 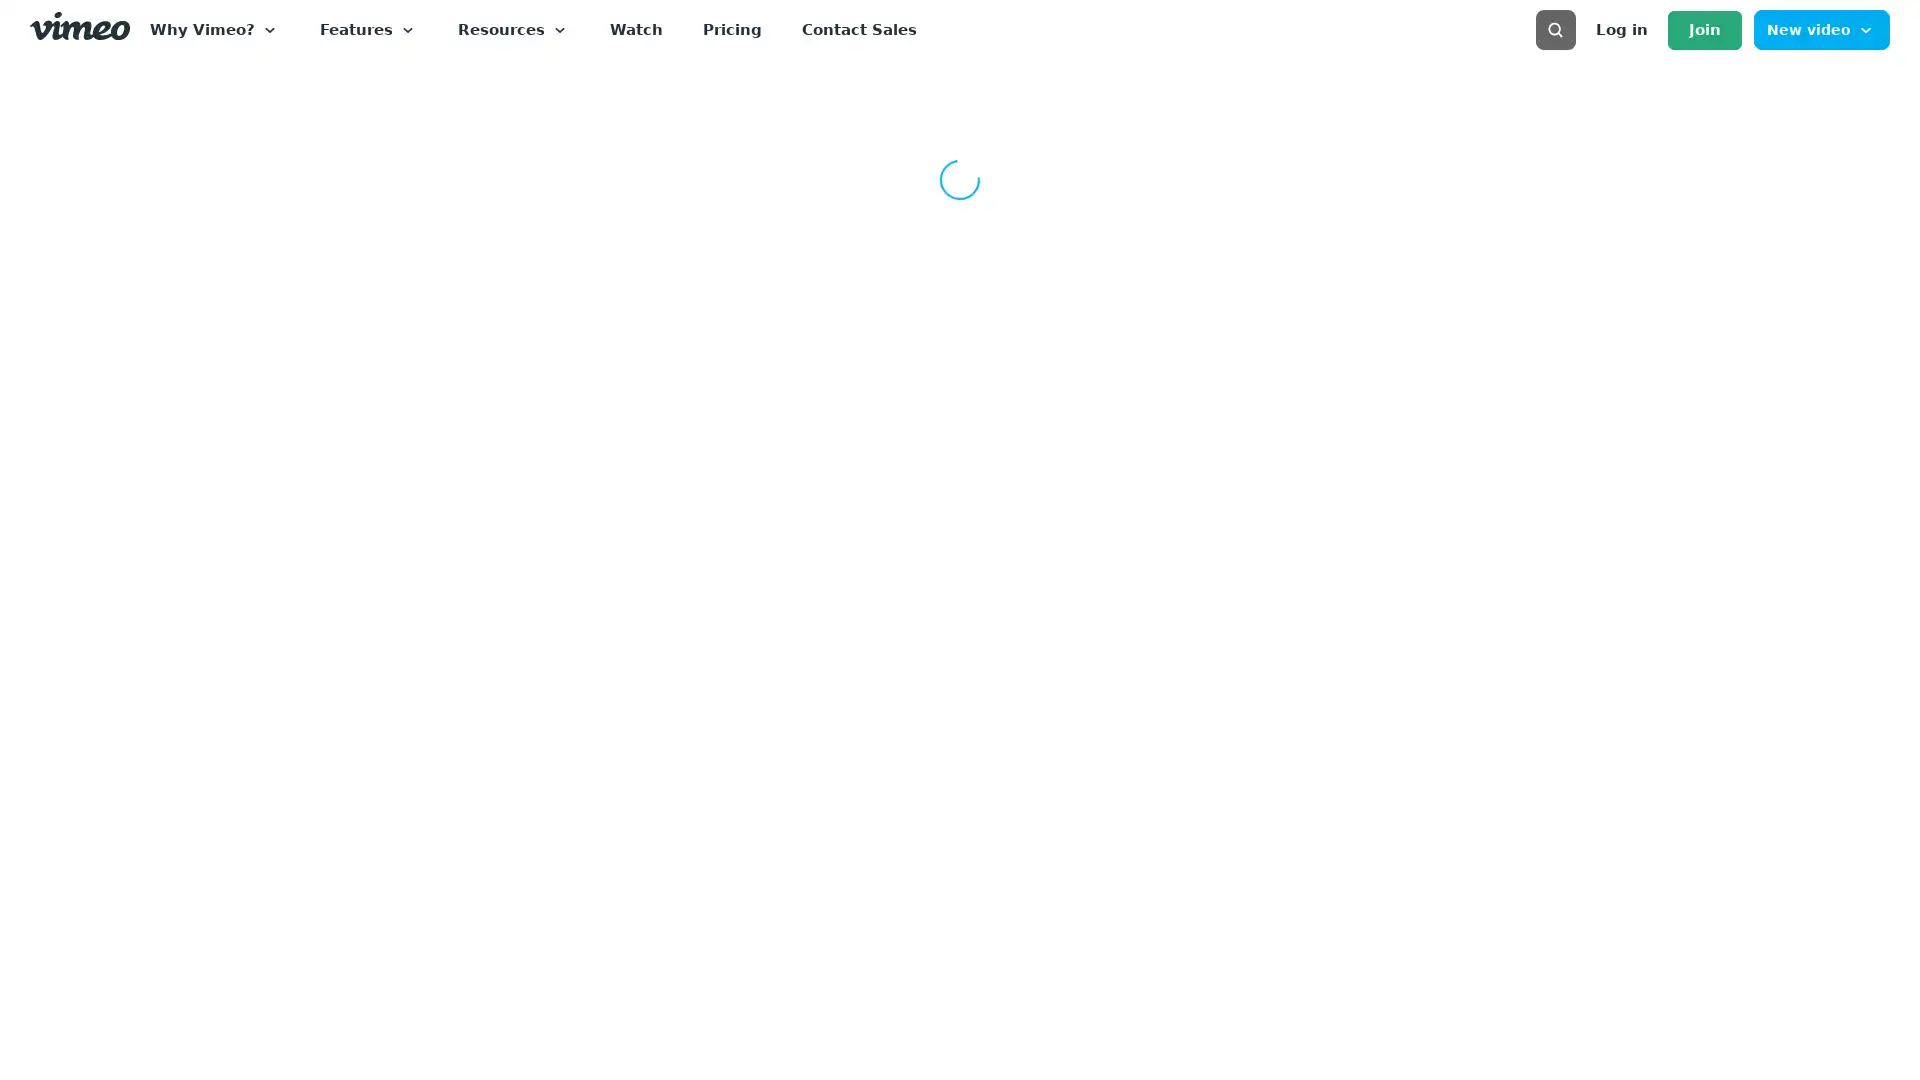 I want to click on Search, so click(x=1866, y=95).